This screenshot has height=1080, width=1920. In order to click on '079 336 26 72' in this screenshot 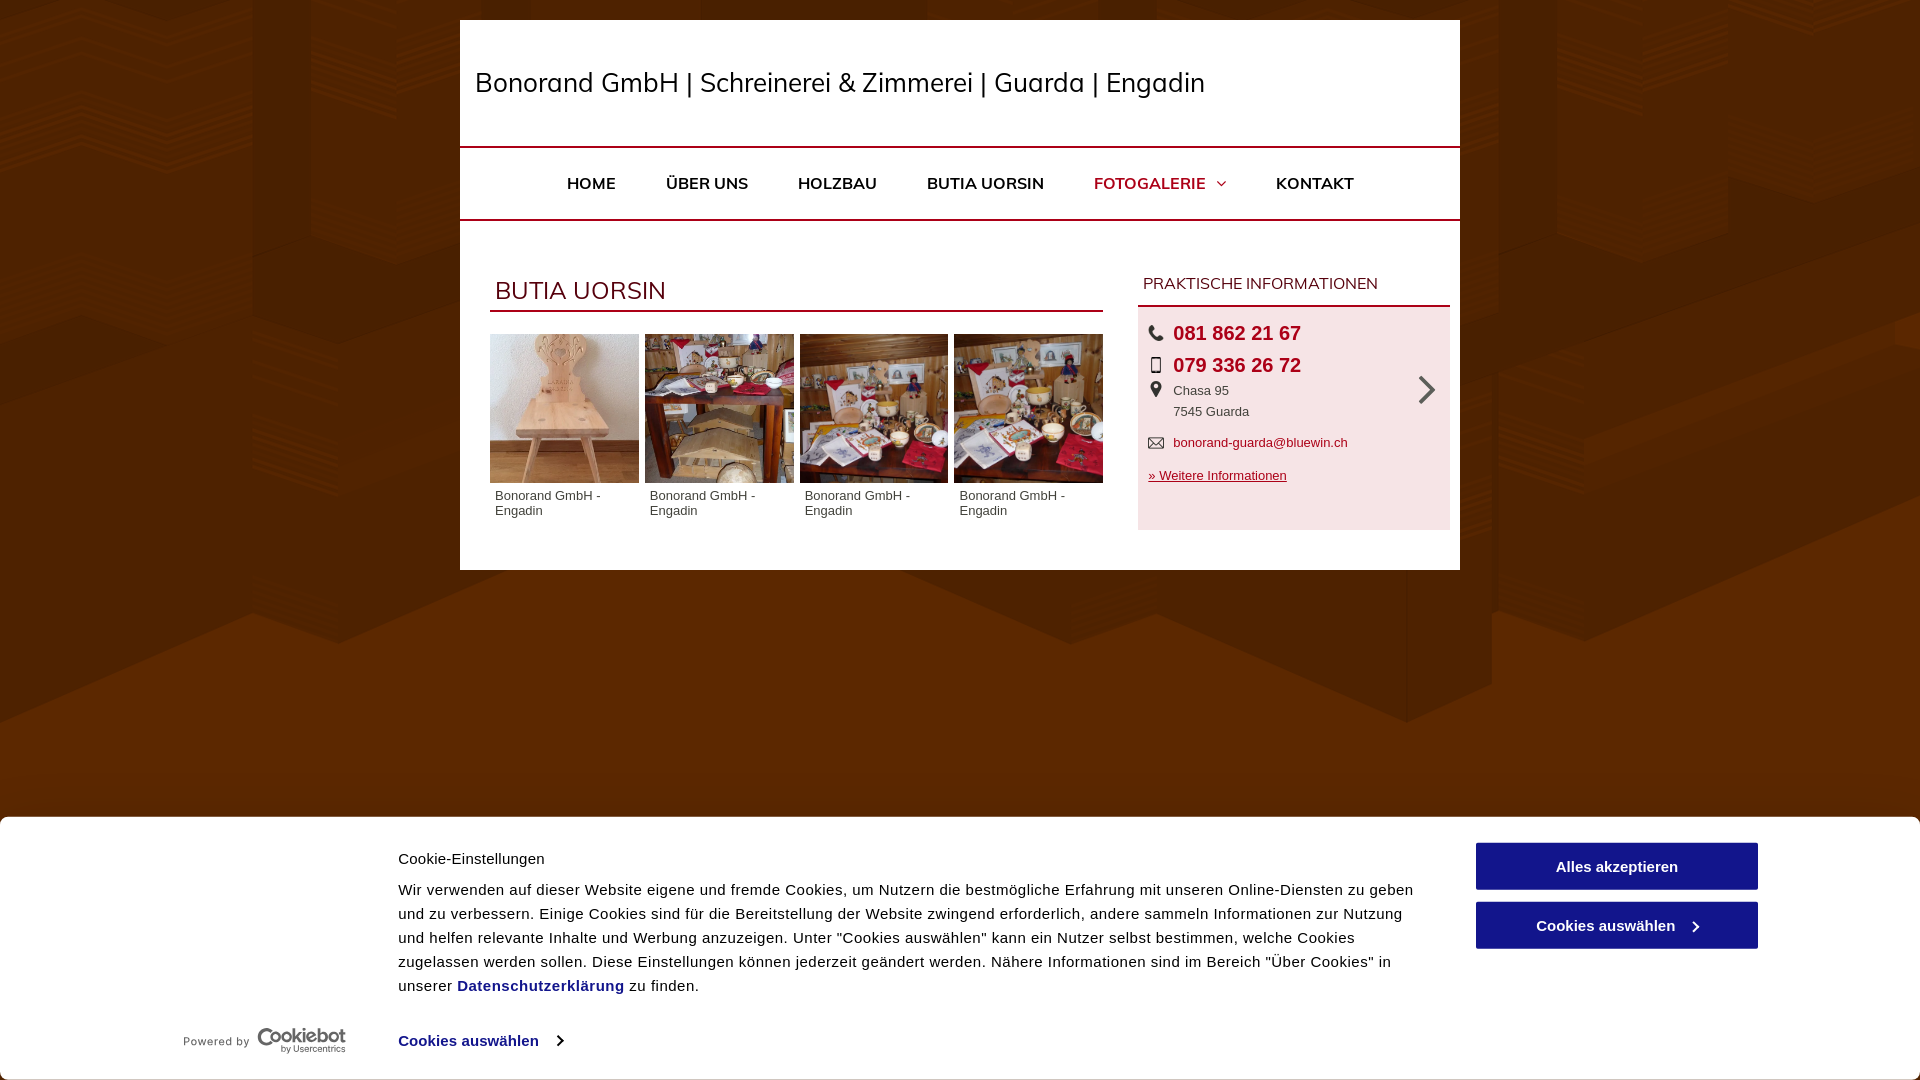, I will do `click(1236, 365)`.